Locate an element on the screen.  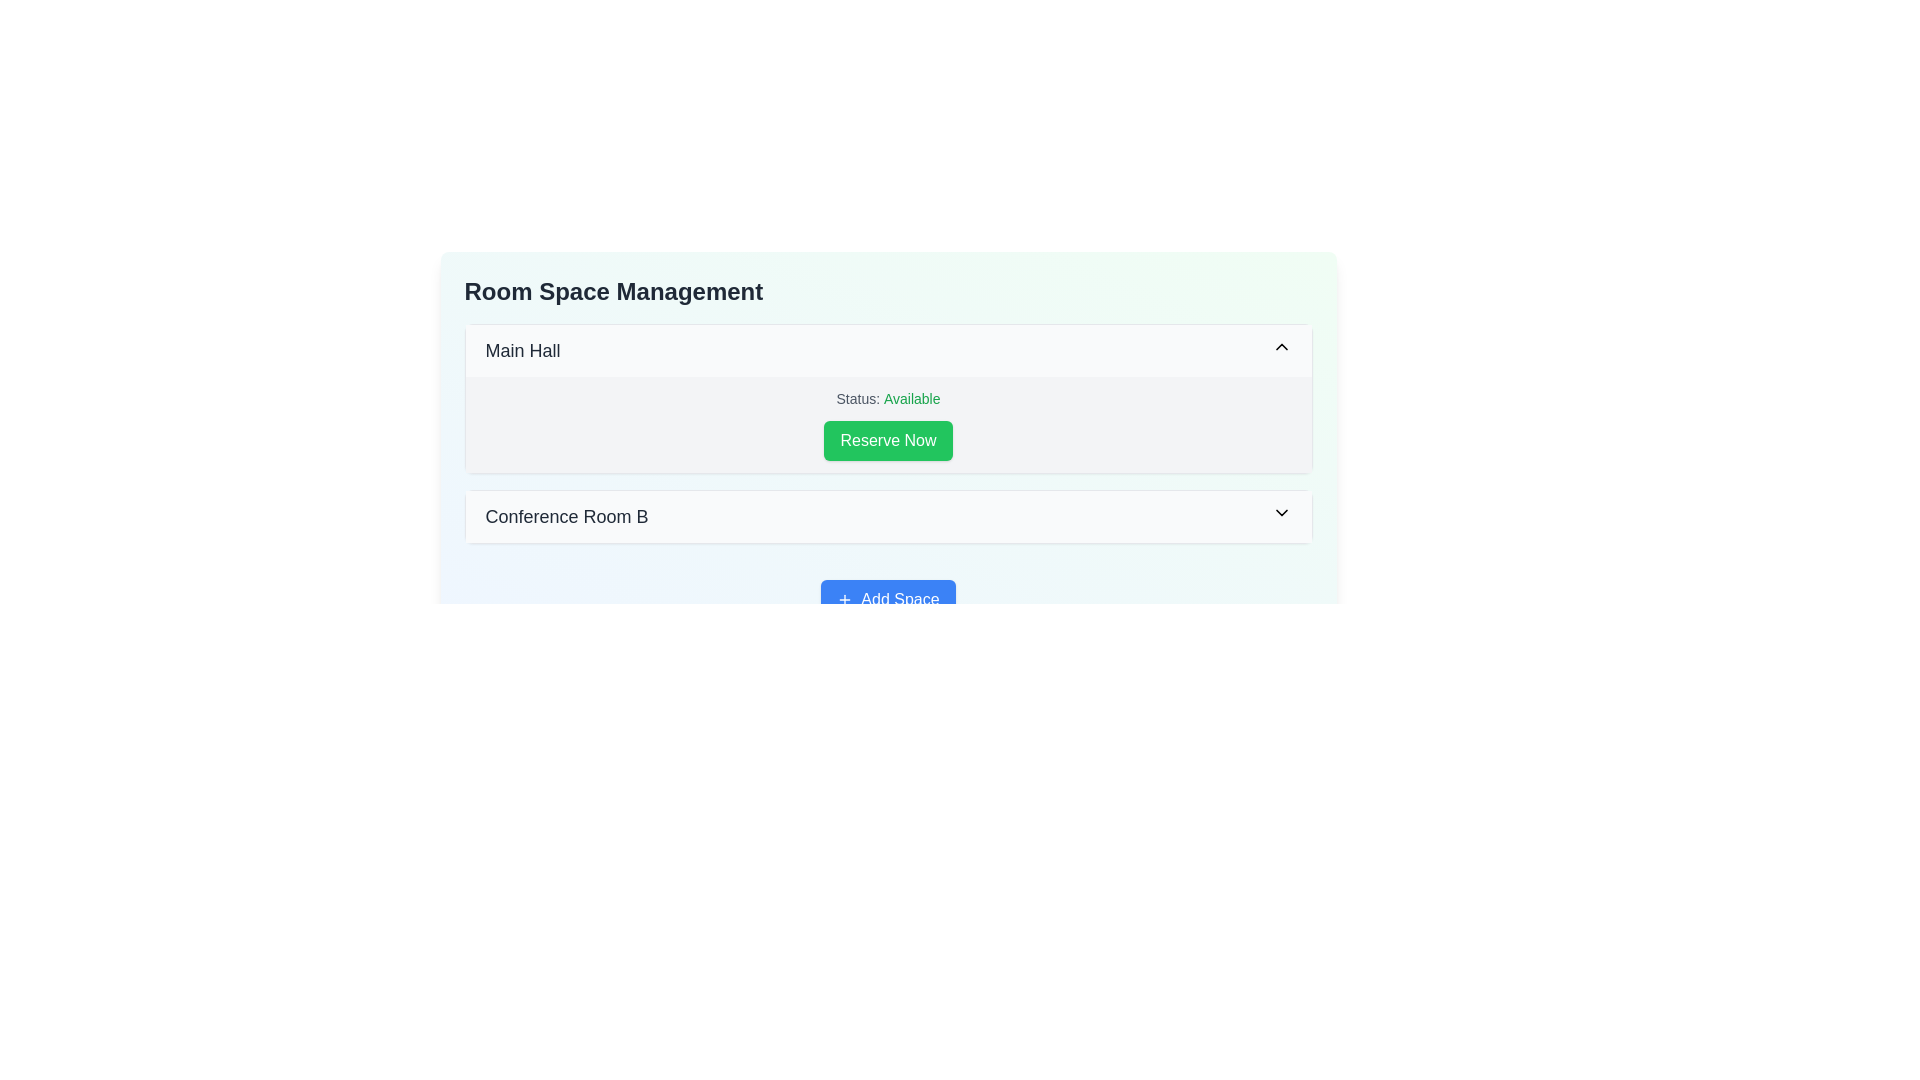
the reservation button located in the 'Main Hall' section under 'Room Space Management' is located at coordinates (887, 439).